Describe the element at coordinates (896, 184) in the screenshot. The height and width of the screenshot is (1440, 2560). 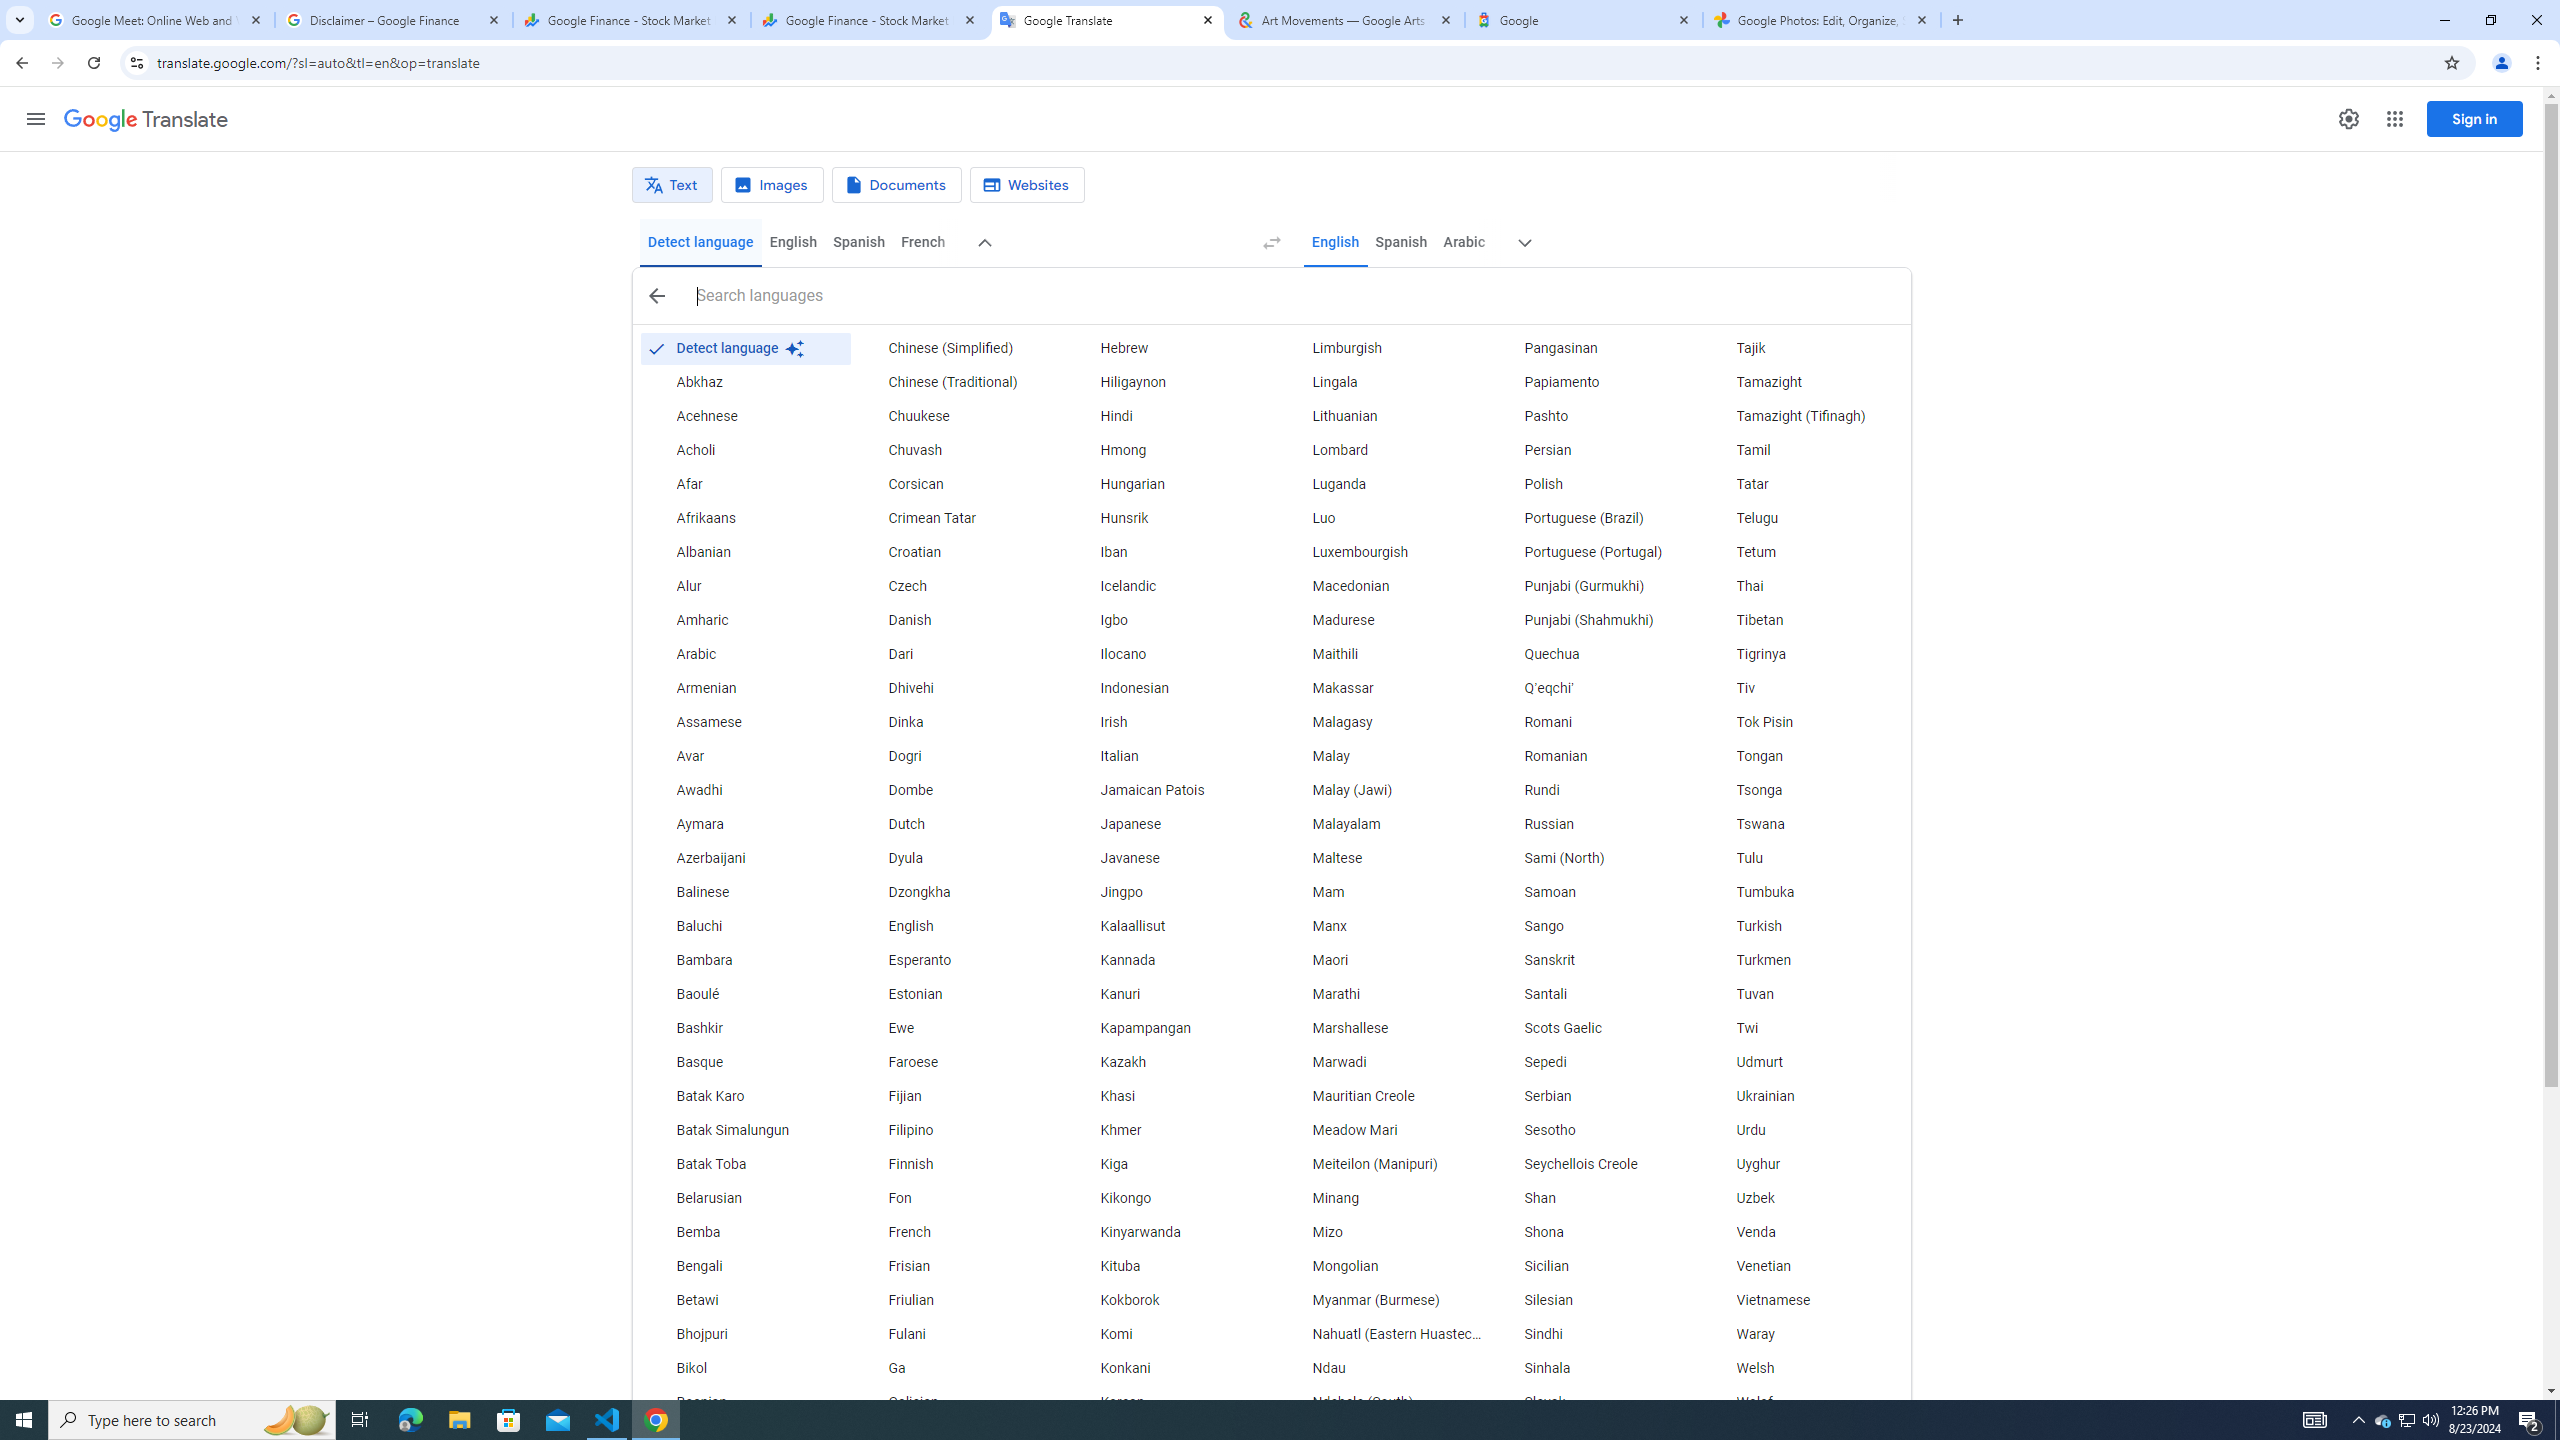
I see `'Document translation'` at that location.